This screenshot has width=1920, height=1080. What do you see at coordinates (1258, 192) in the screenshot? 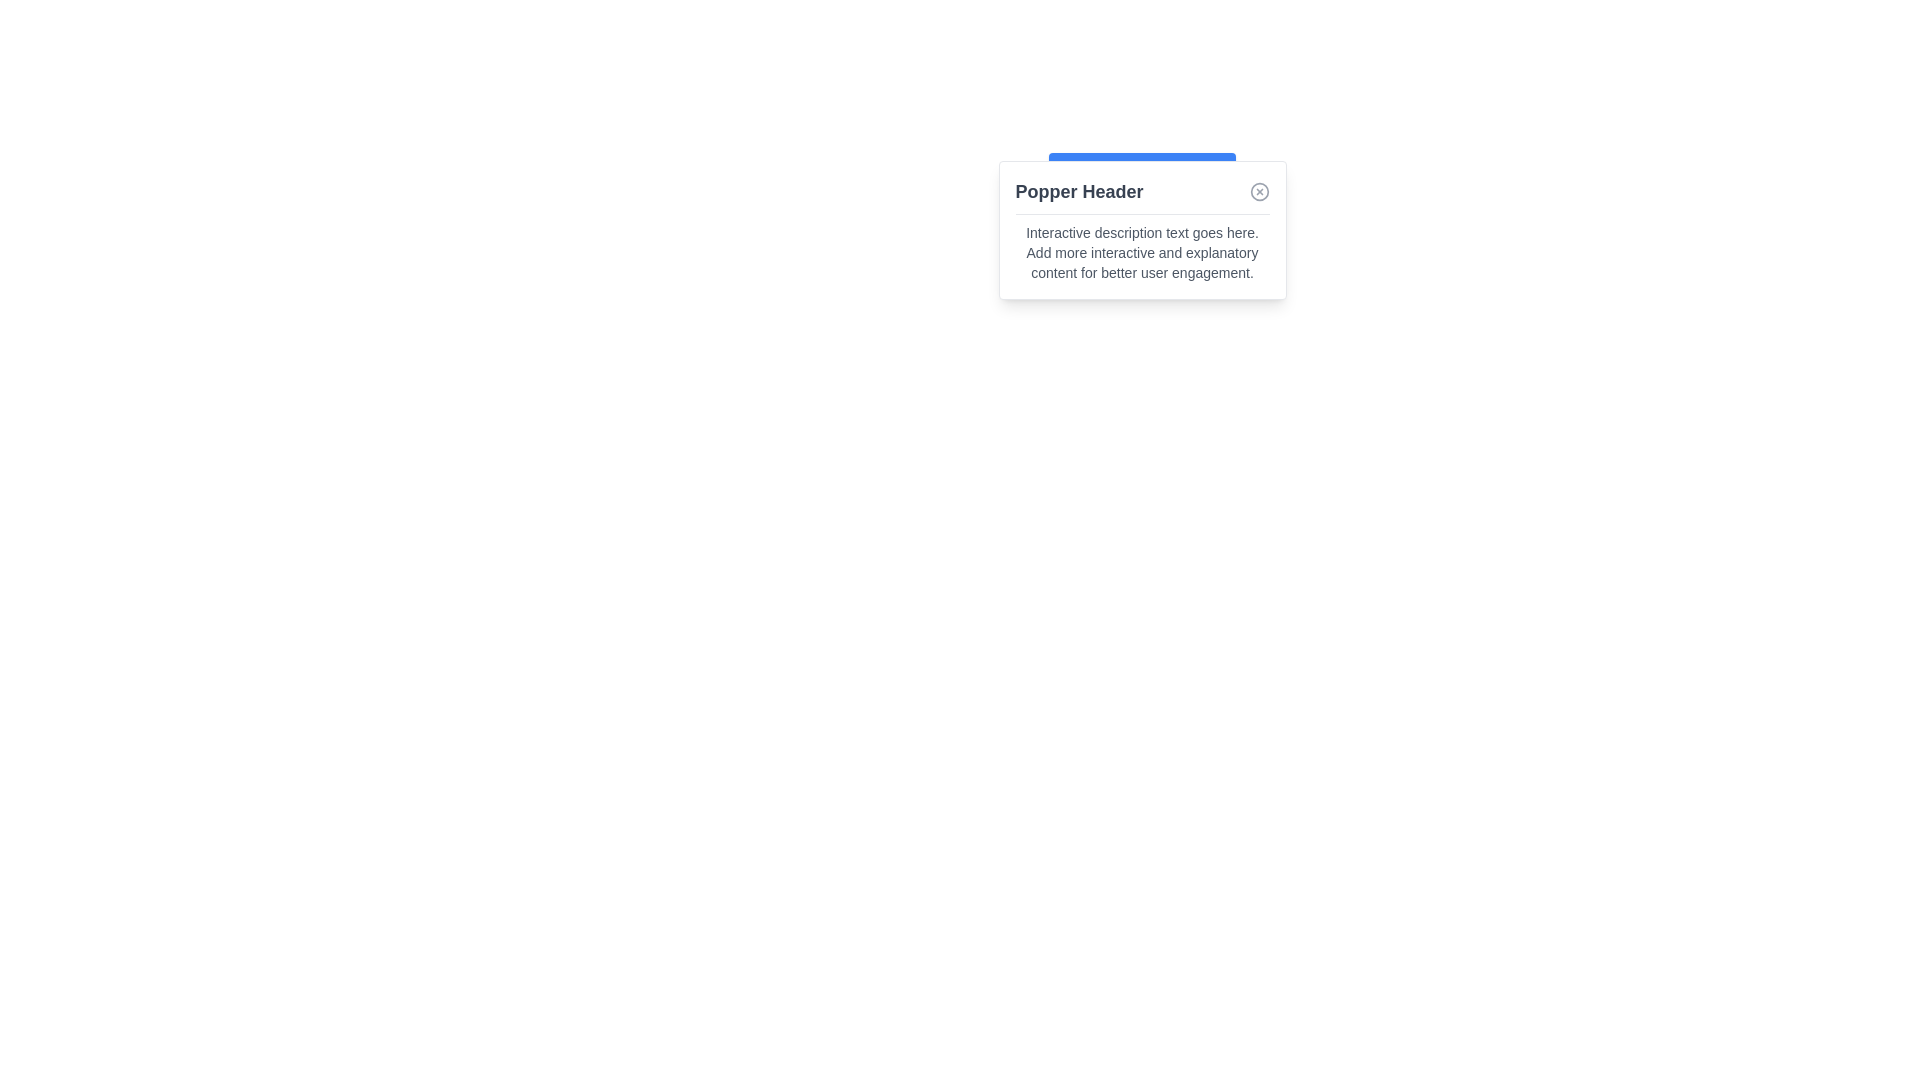
I see `the circular design within the SVG icon located at the top right corner of the modal window, adjacent to the header text 'Popper Header'` at bounding box center [1258, 192].